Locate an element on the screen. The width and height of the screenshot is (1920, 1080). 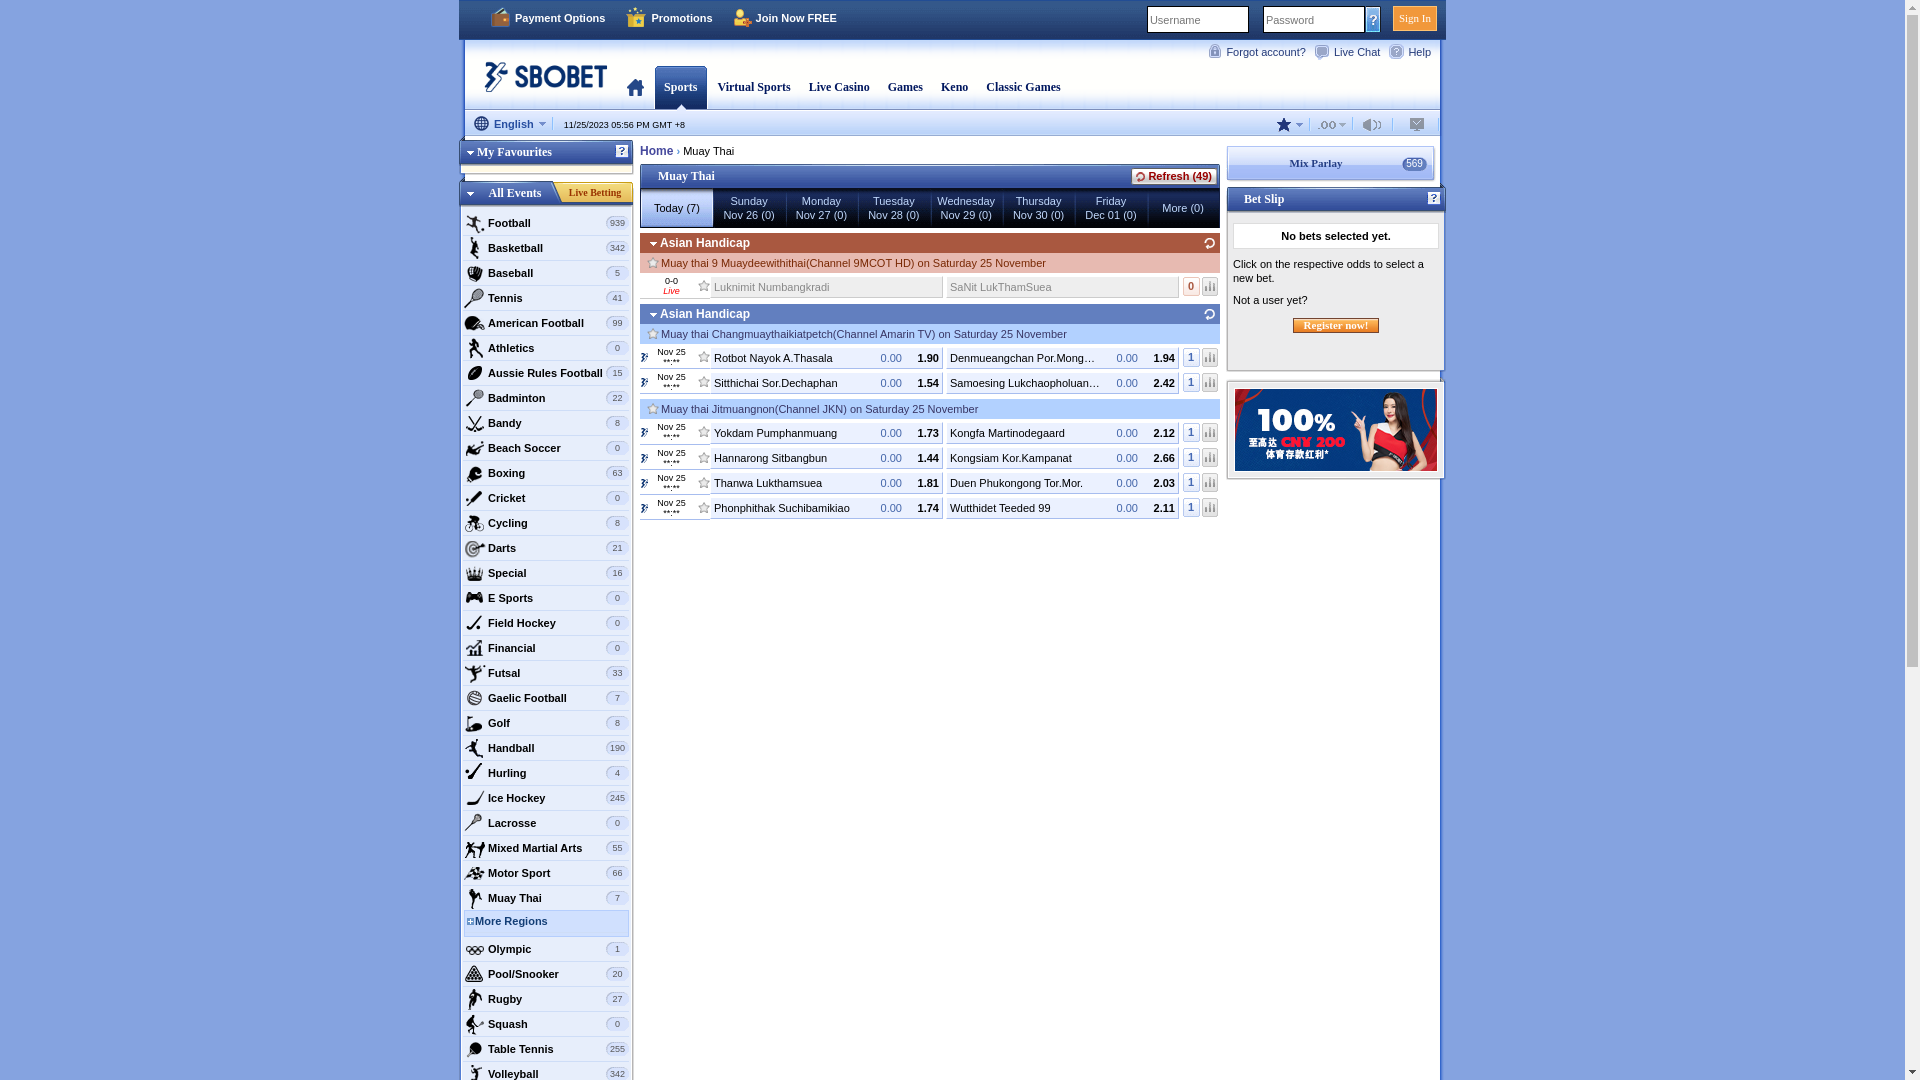
'Payment Options' is located at coordinates (489, 18).